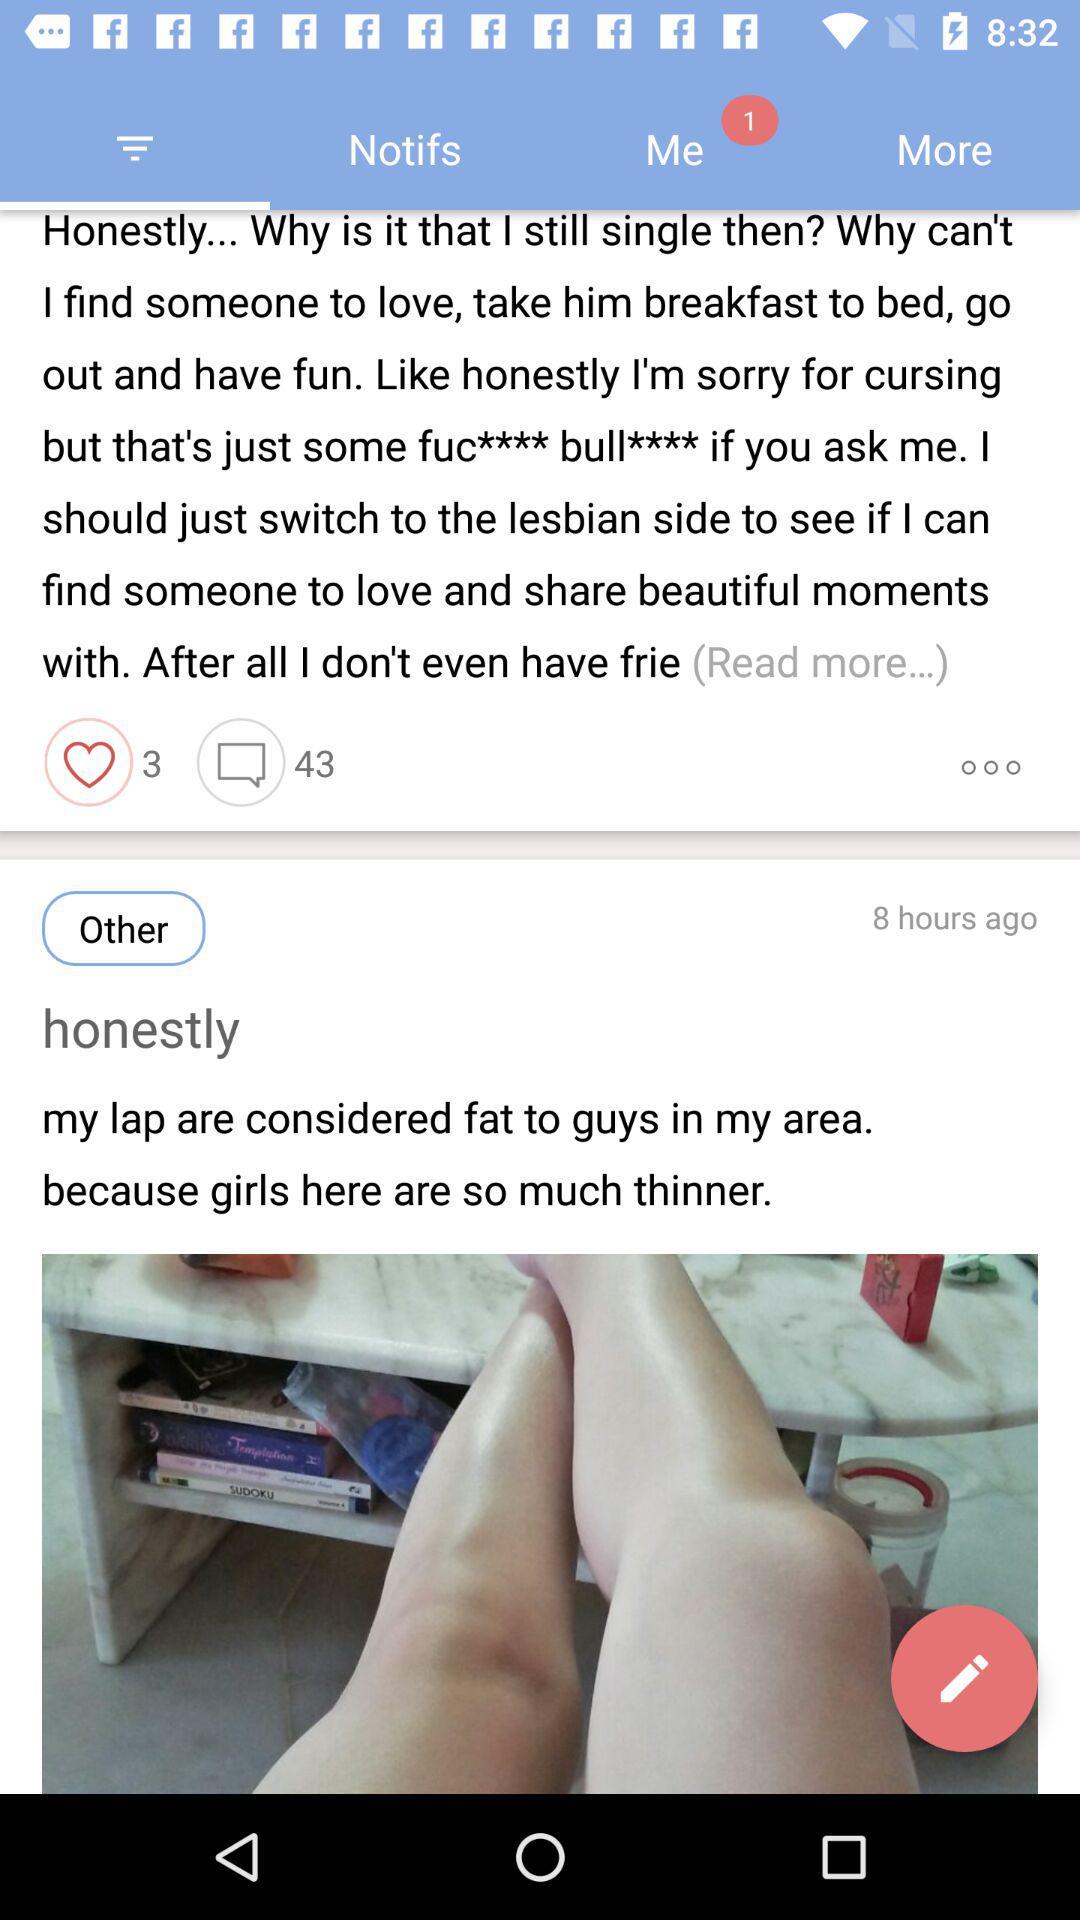  Describe the element at coordinates (88, 761) in the screenshot. I see `icon next to the 3 icon` at that location.